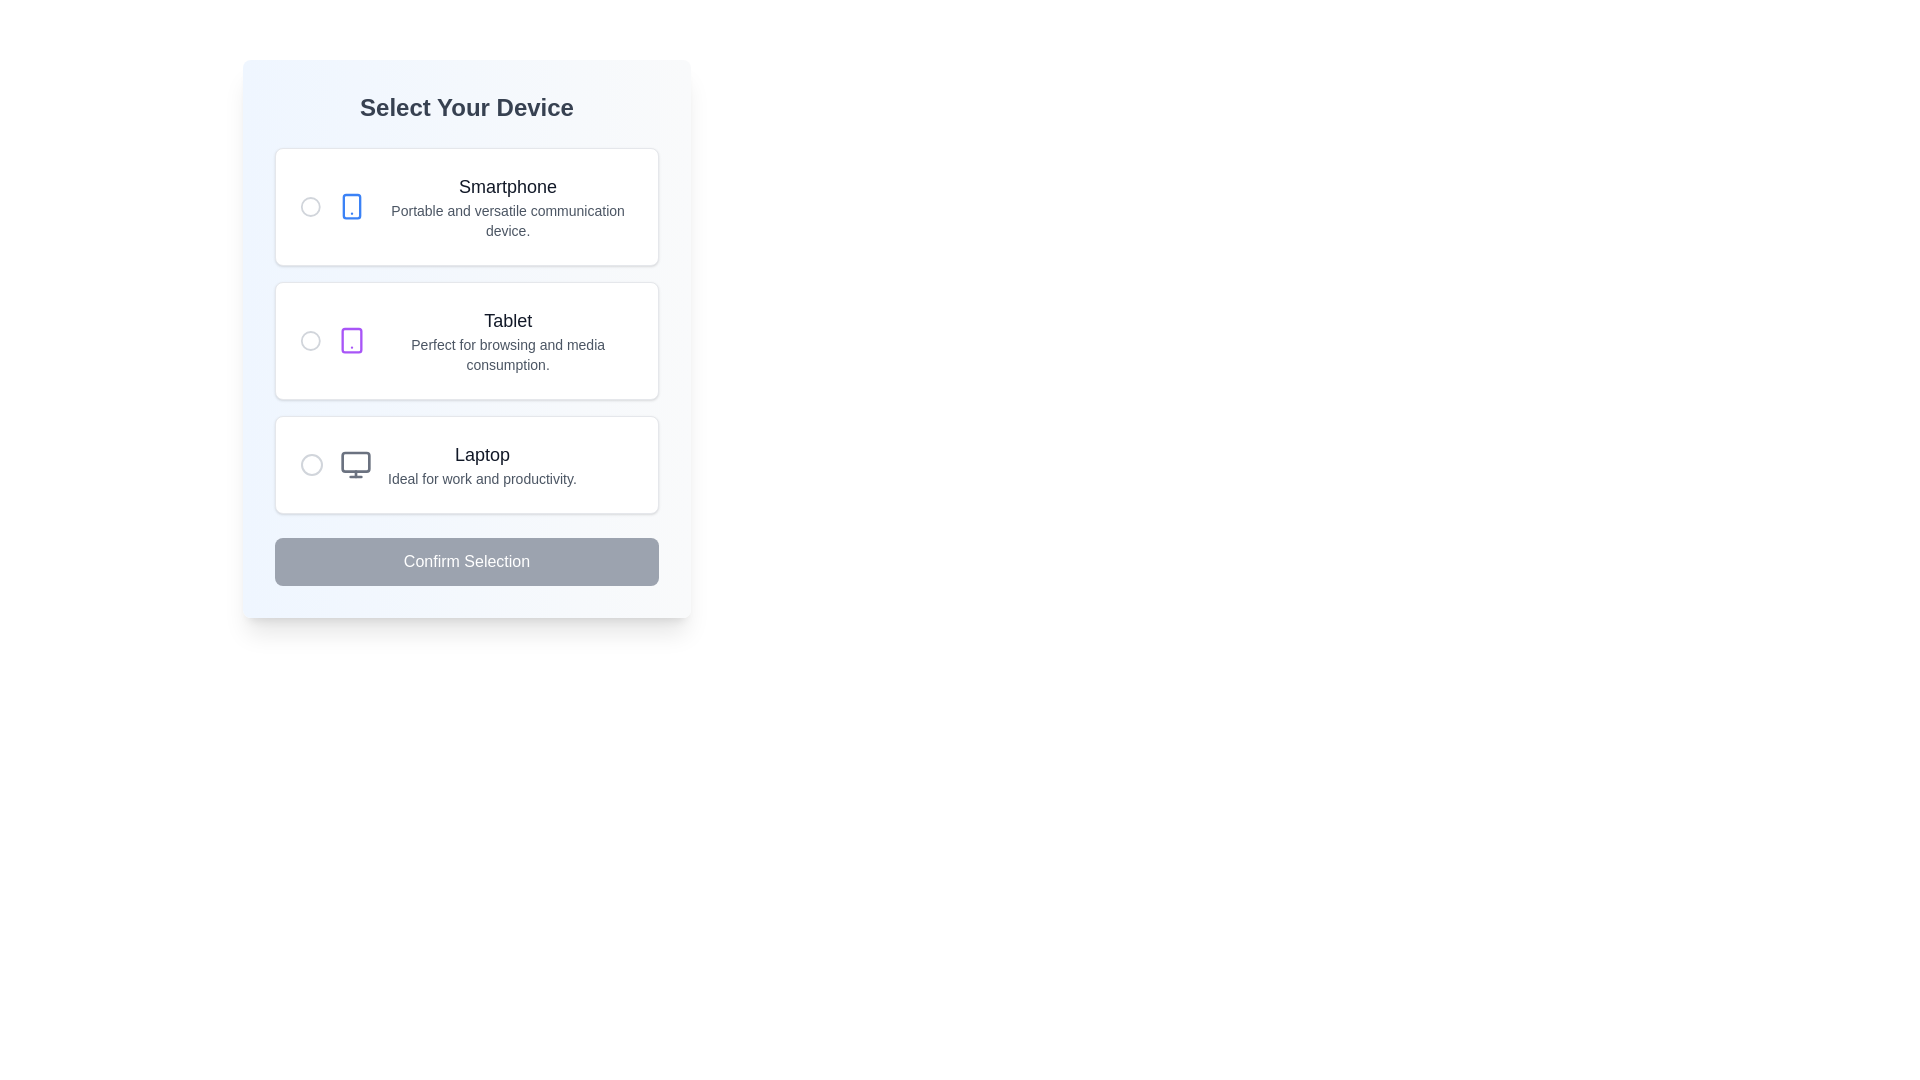 The height and width of the screenshot is (1080, 1920). I want to click on the descriptive text element for the Laptop option, located below the Tablet option in the list of devices, so click(482, 465).